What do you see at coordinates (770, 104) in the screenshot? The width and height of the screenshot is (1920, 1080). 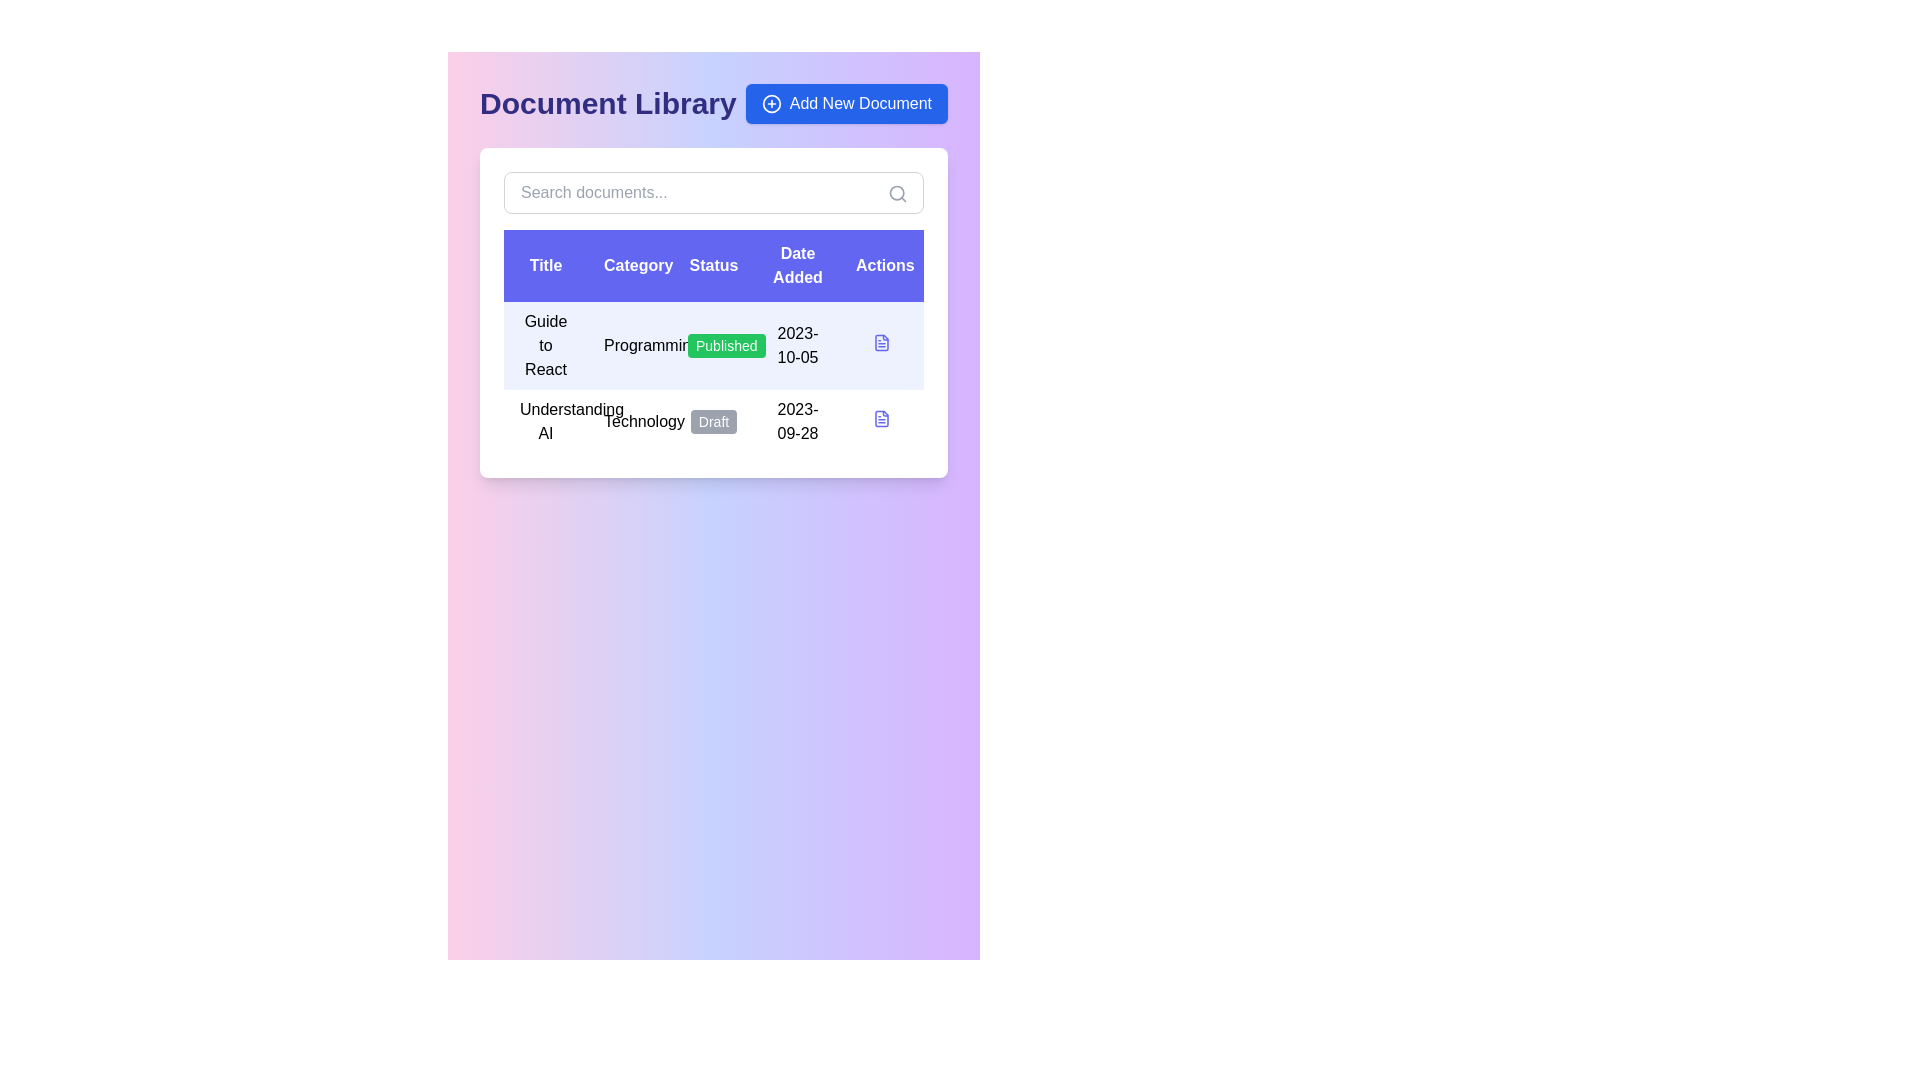 I see `the 'Add New Document' button, which contains the icon for adding or creating a new item, located in the top-right corner of the main interface` at bounding box center [770, 104].